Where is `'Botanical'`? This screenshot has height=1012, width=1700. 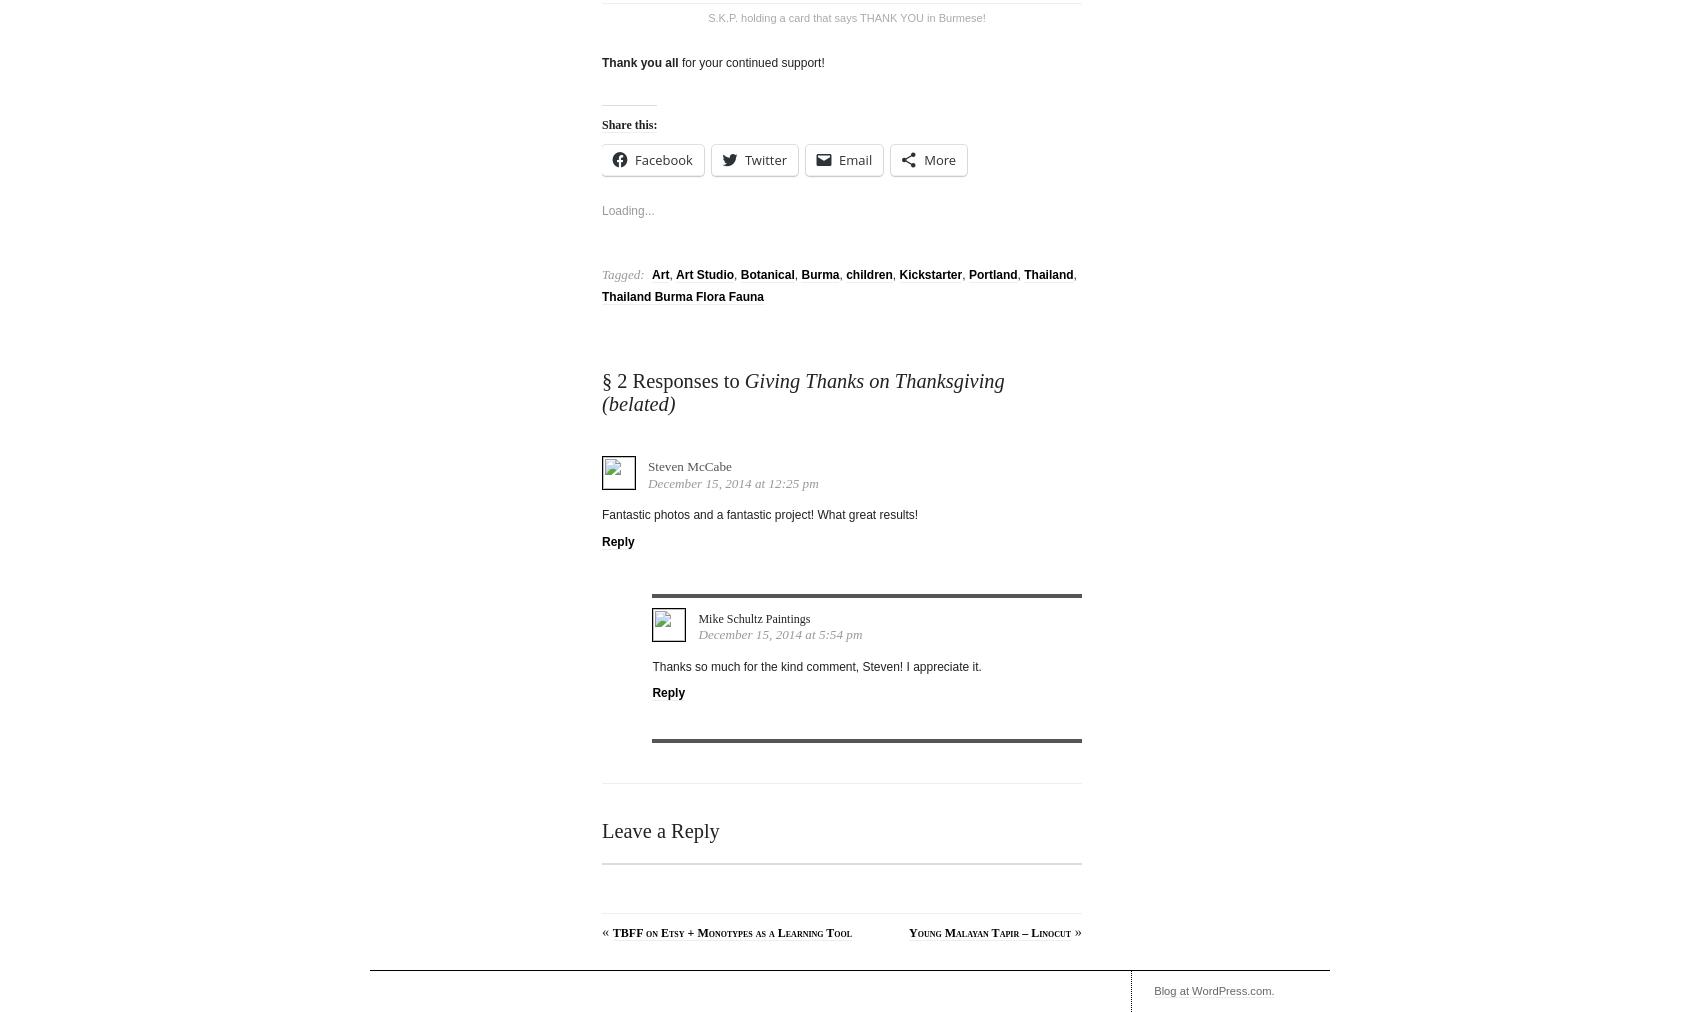
'Botanical' is located at coordinates (766, 267).